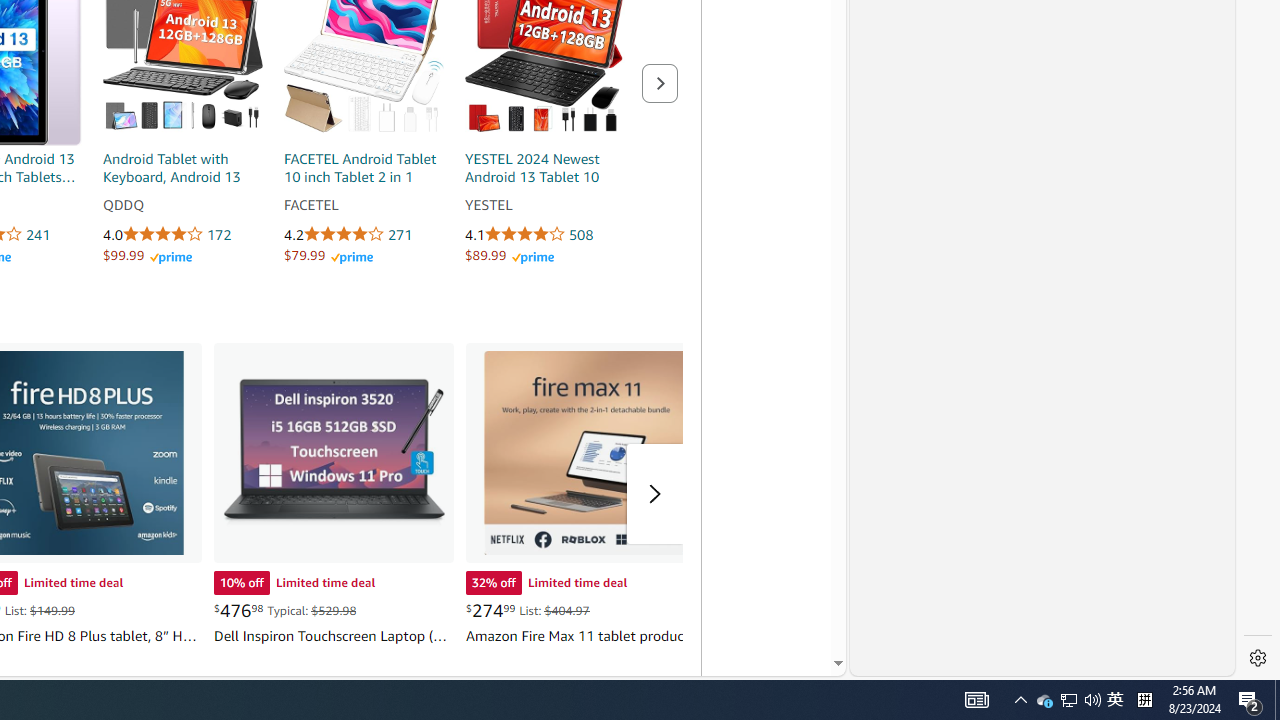  Describe the element at coordinates (509, 254) in the screenshot. I see `'$89.99 Amazon Prime'` at that location.